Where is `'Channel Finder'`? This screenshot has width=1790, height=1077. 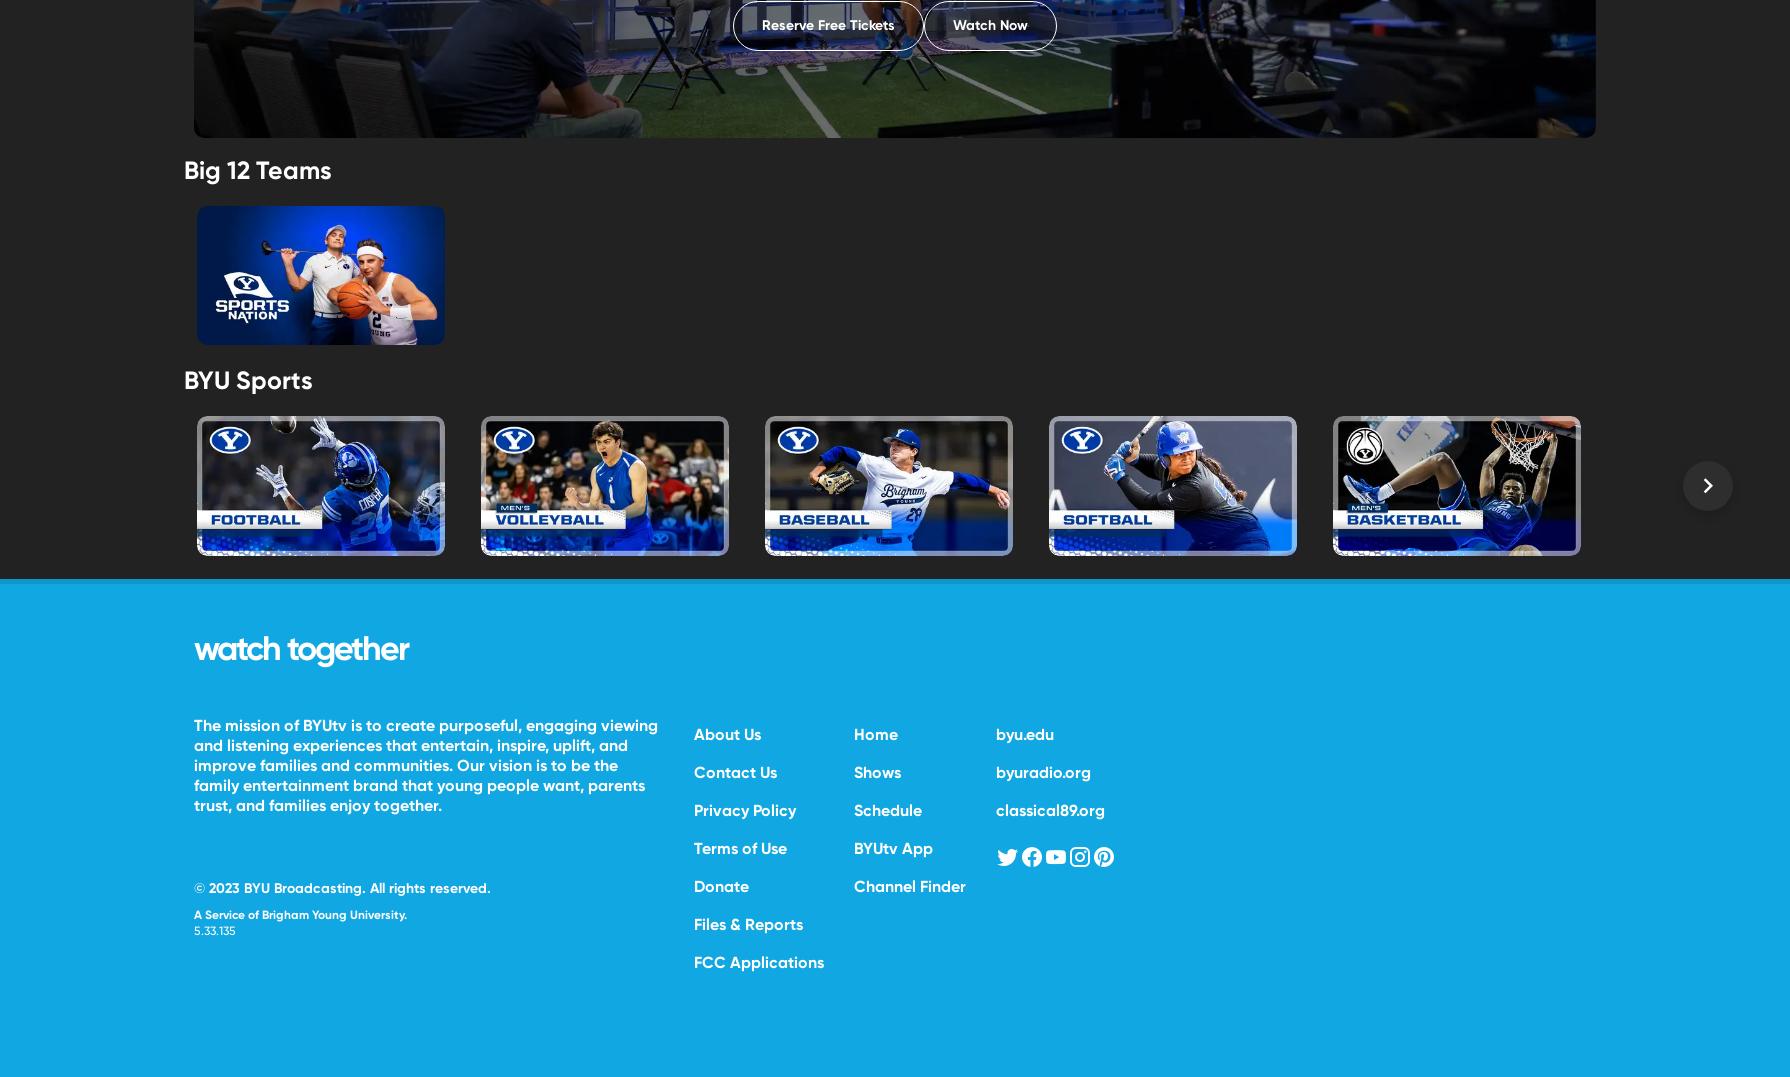 'Channel Finder' is located at coordinates (910, 884).